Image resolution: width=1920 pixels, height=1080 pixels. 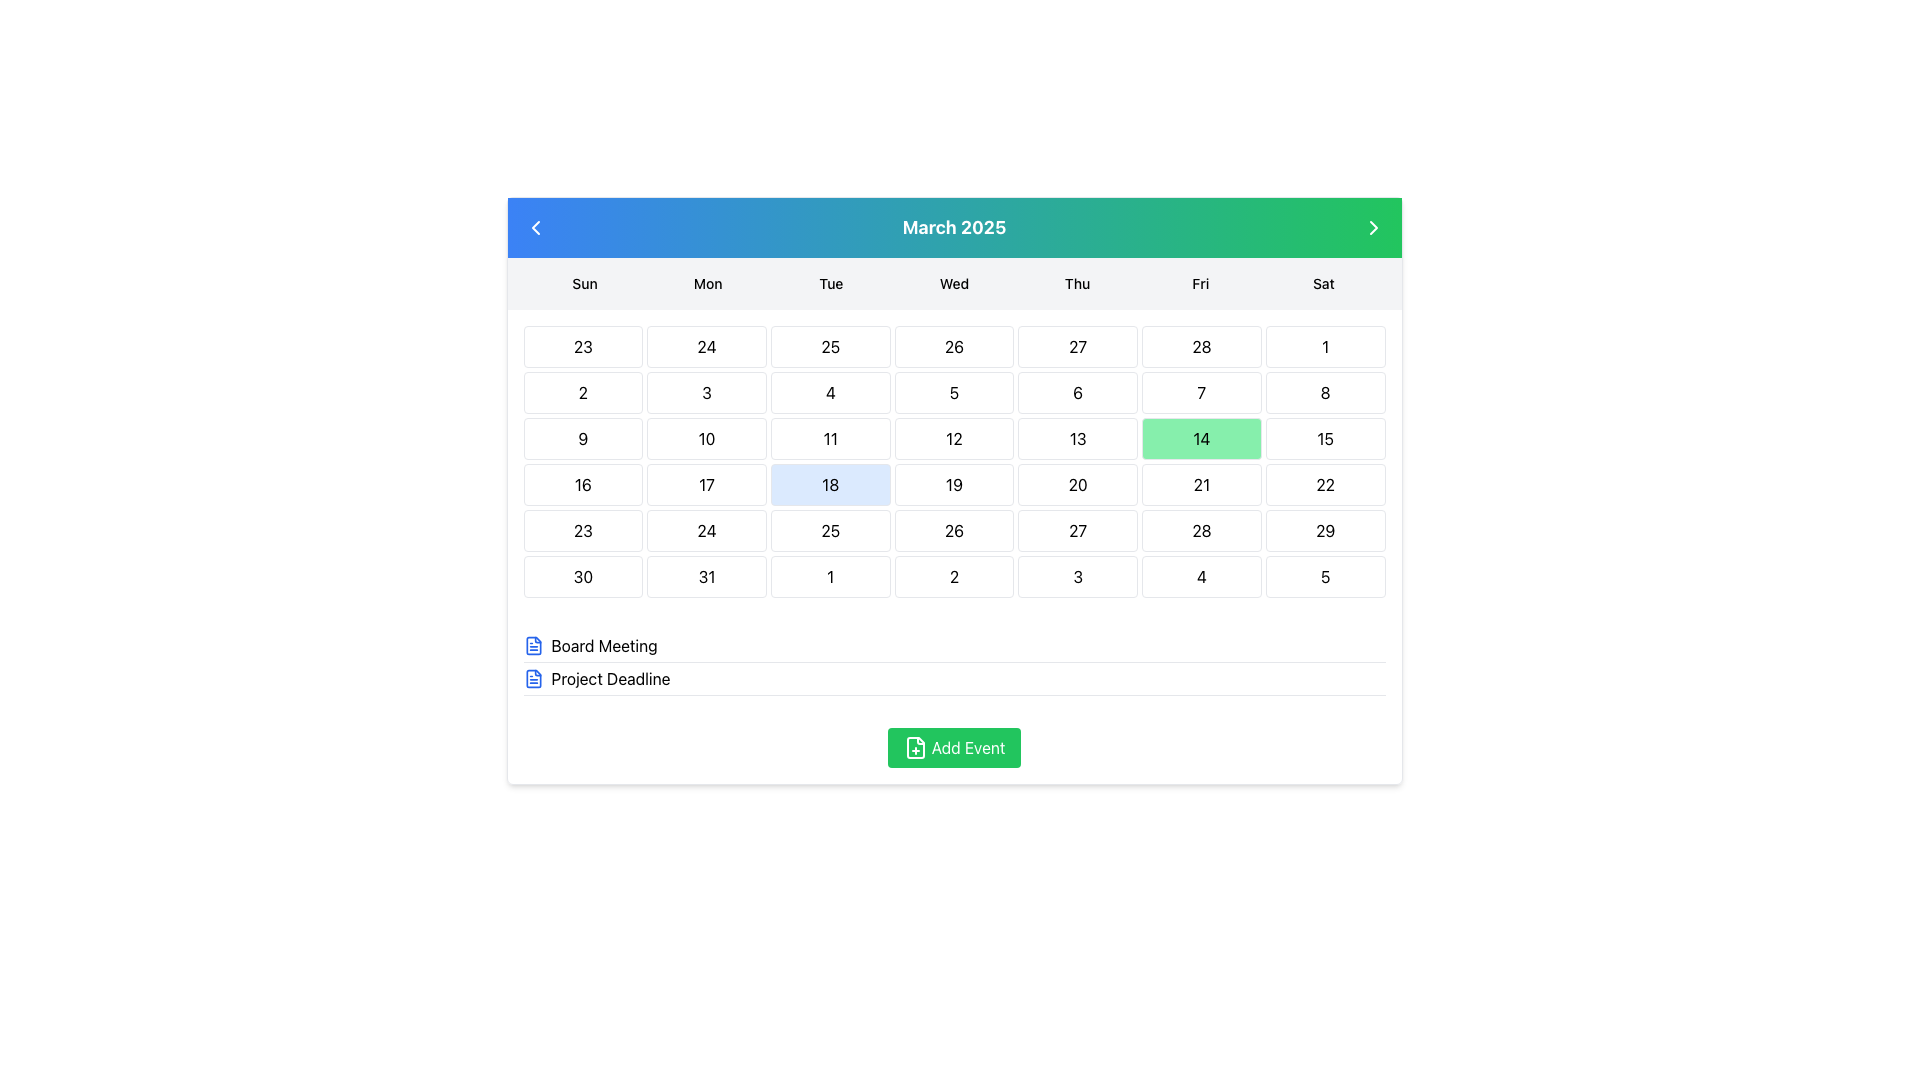 I want to click on the green 'Add Event' button located at the bottom of the interface, so click(x=953, y=748).